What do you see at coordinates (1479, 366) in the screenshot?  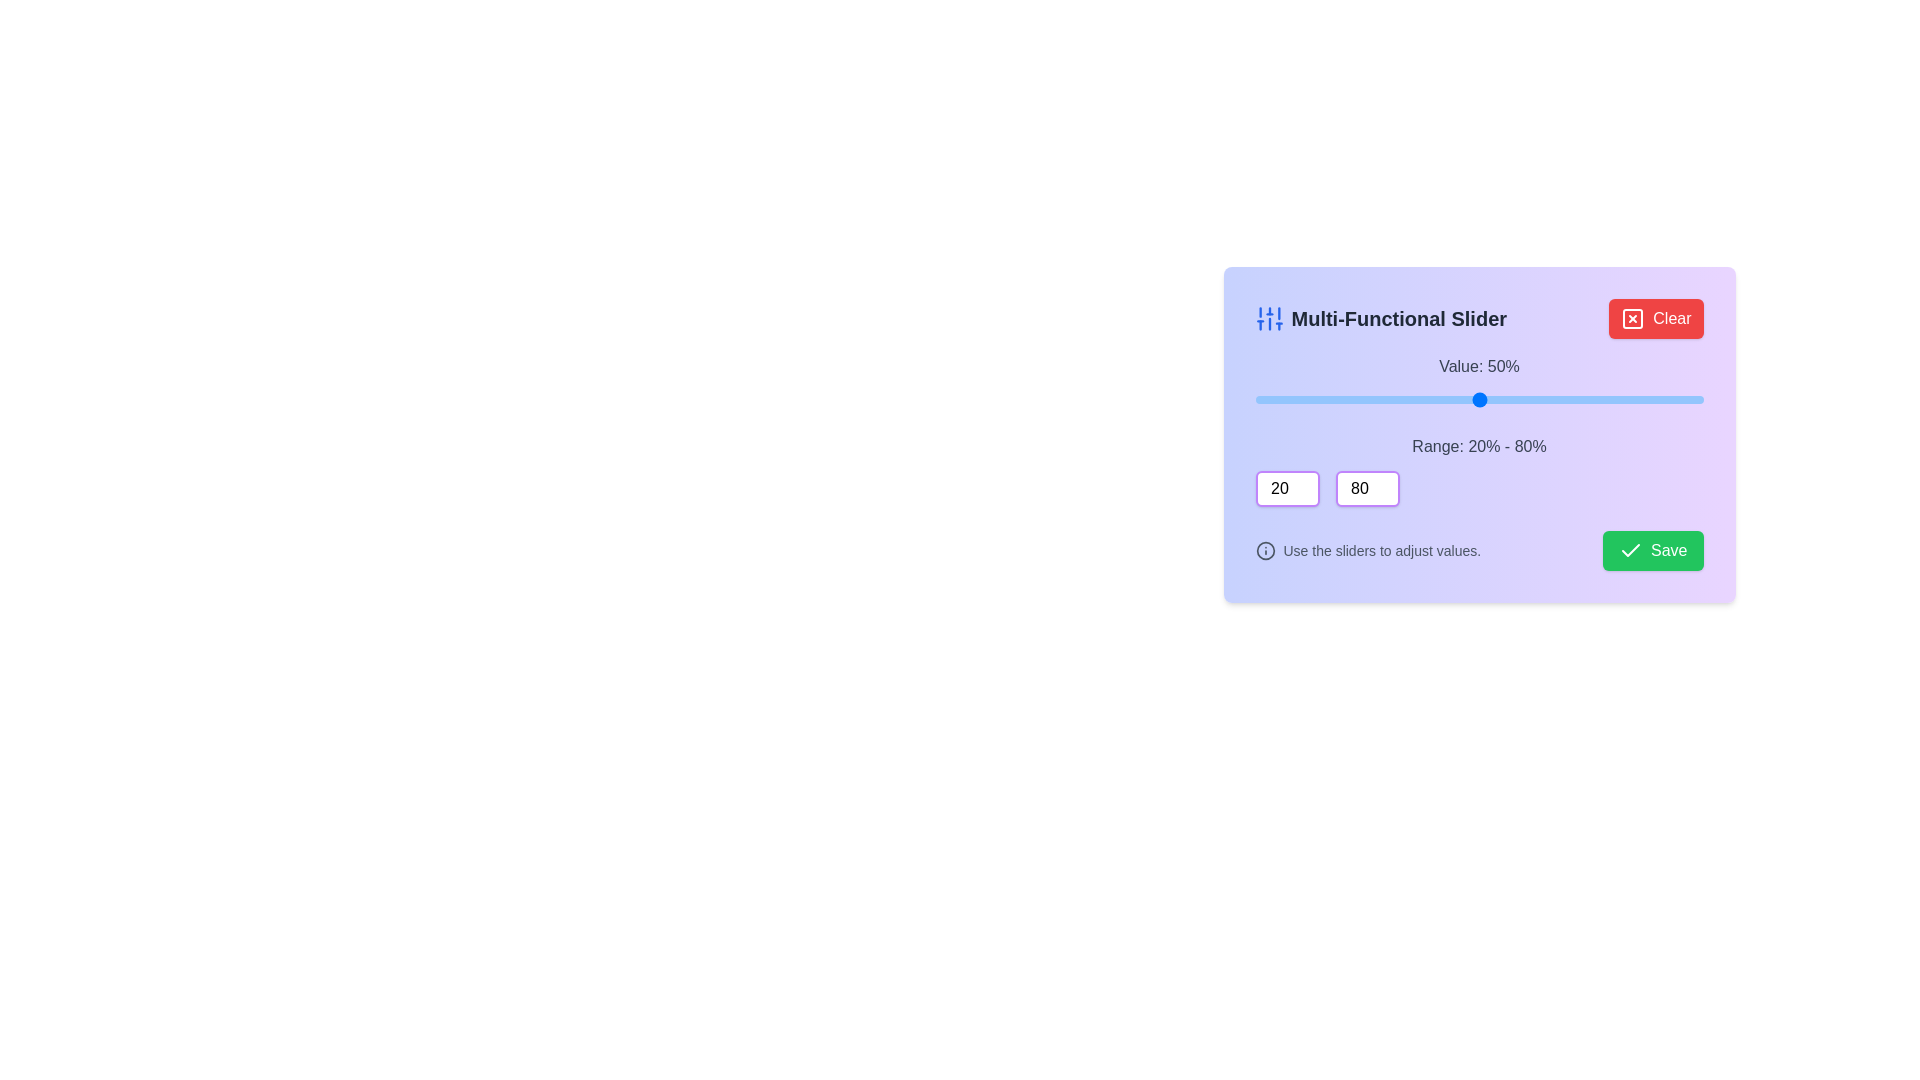 I see `the static text label displaying 'Value: 50%' located centrally above the horizontal slider control in the slider interface` at bounding box center [1479, 366].